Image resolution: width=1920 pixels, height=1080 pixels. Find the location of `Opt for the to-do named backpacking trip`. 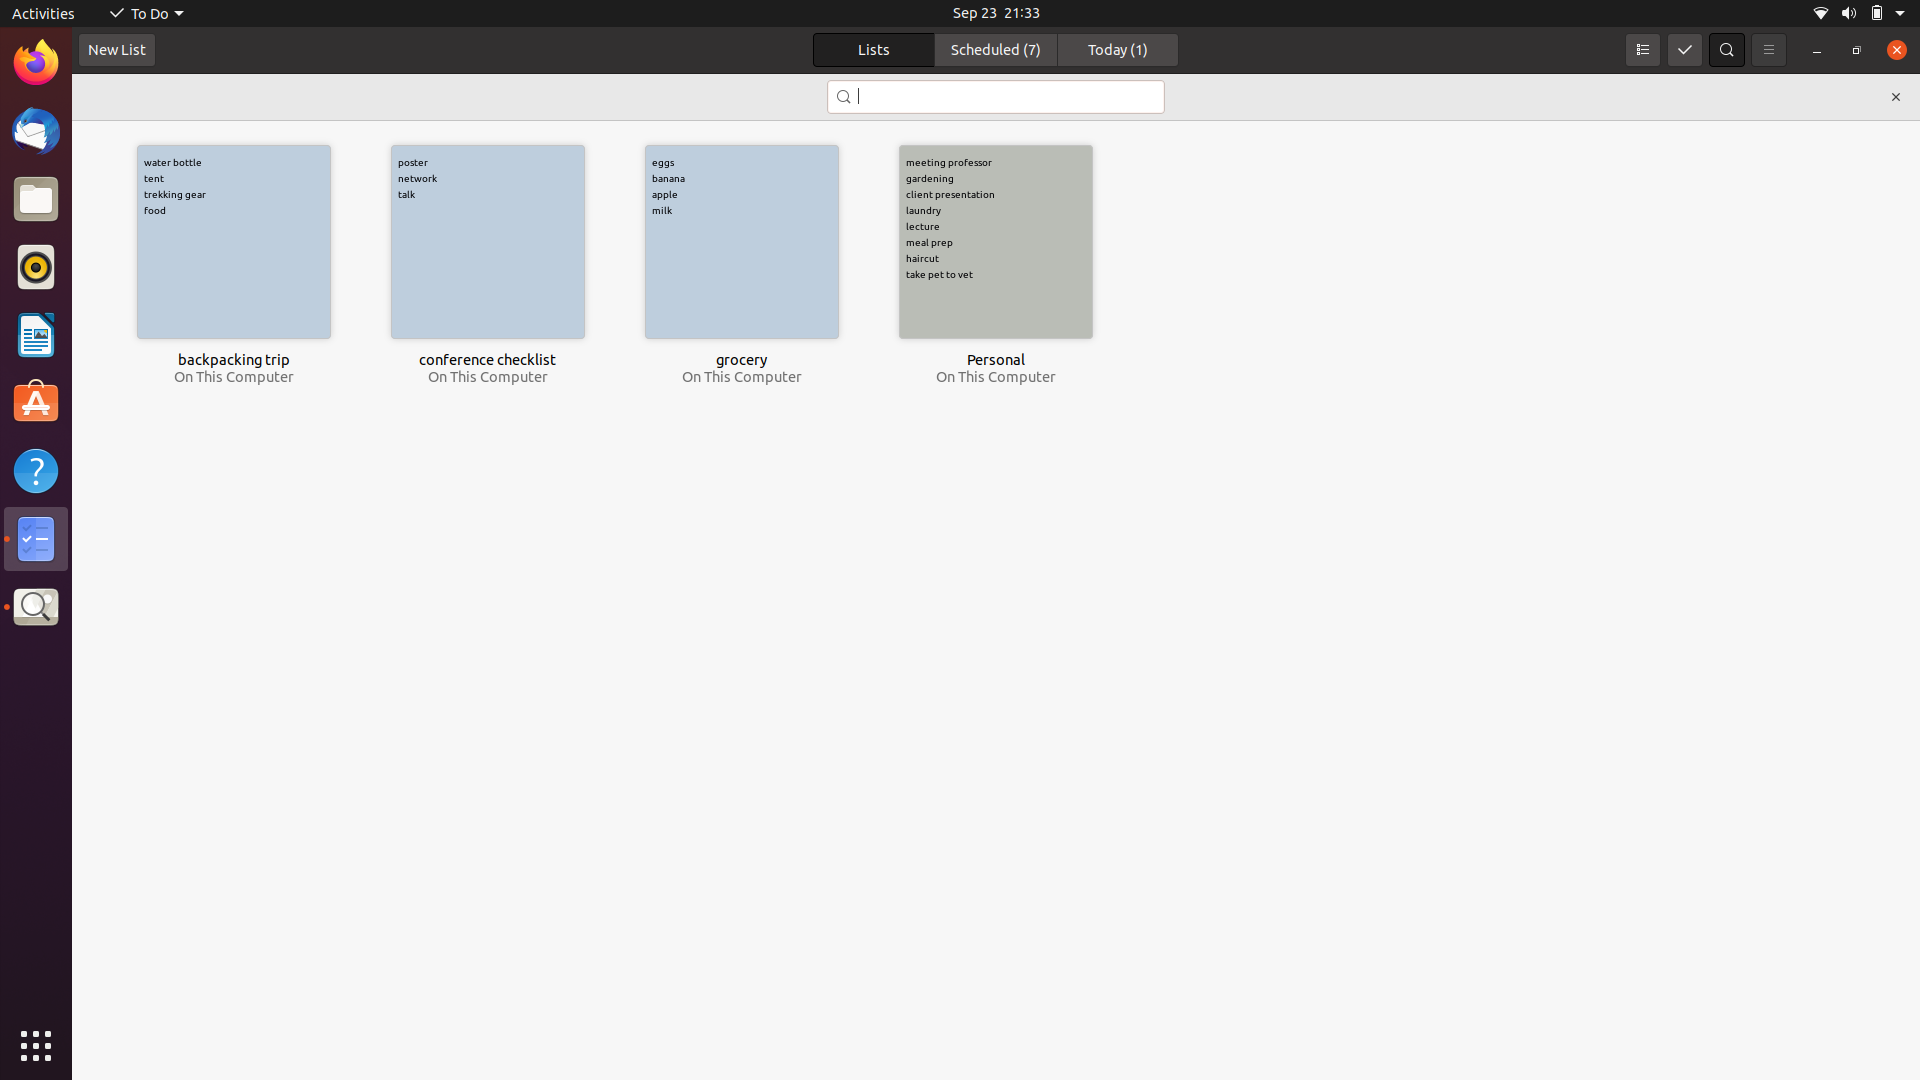

Opt for the to-do named backpacking trip is located at coordinates (233, 241).